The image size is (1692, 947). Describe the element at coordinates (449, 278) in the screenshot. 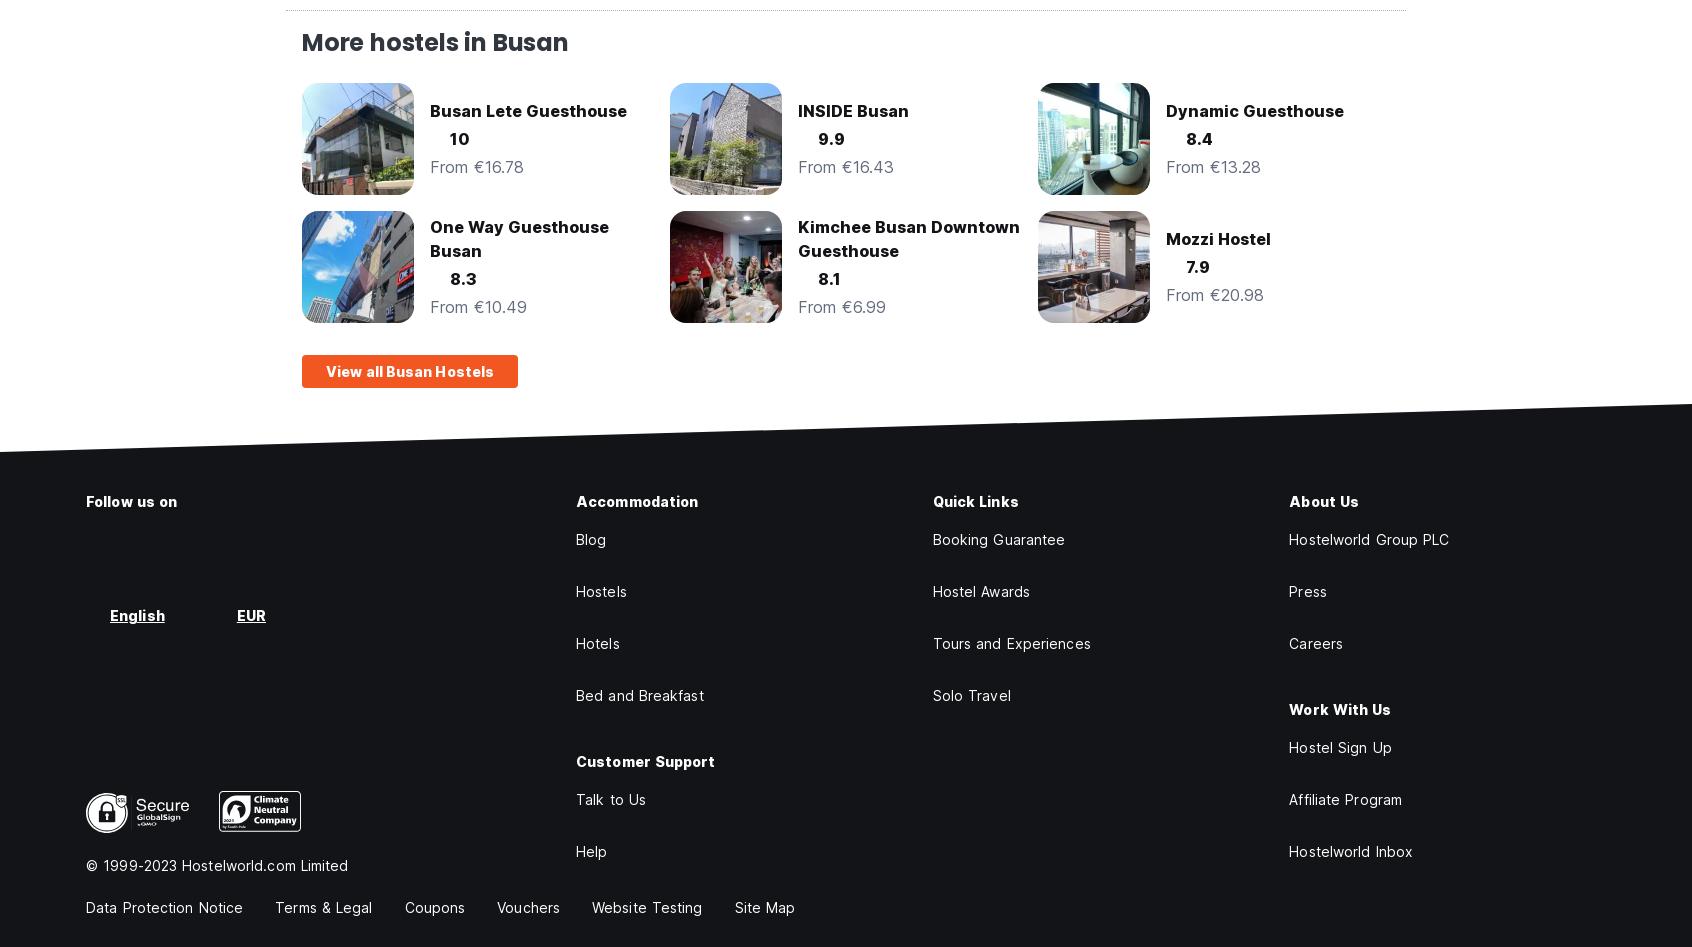

I see `'8.3'` at that location.